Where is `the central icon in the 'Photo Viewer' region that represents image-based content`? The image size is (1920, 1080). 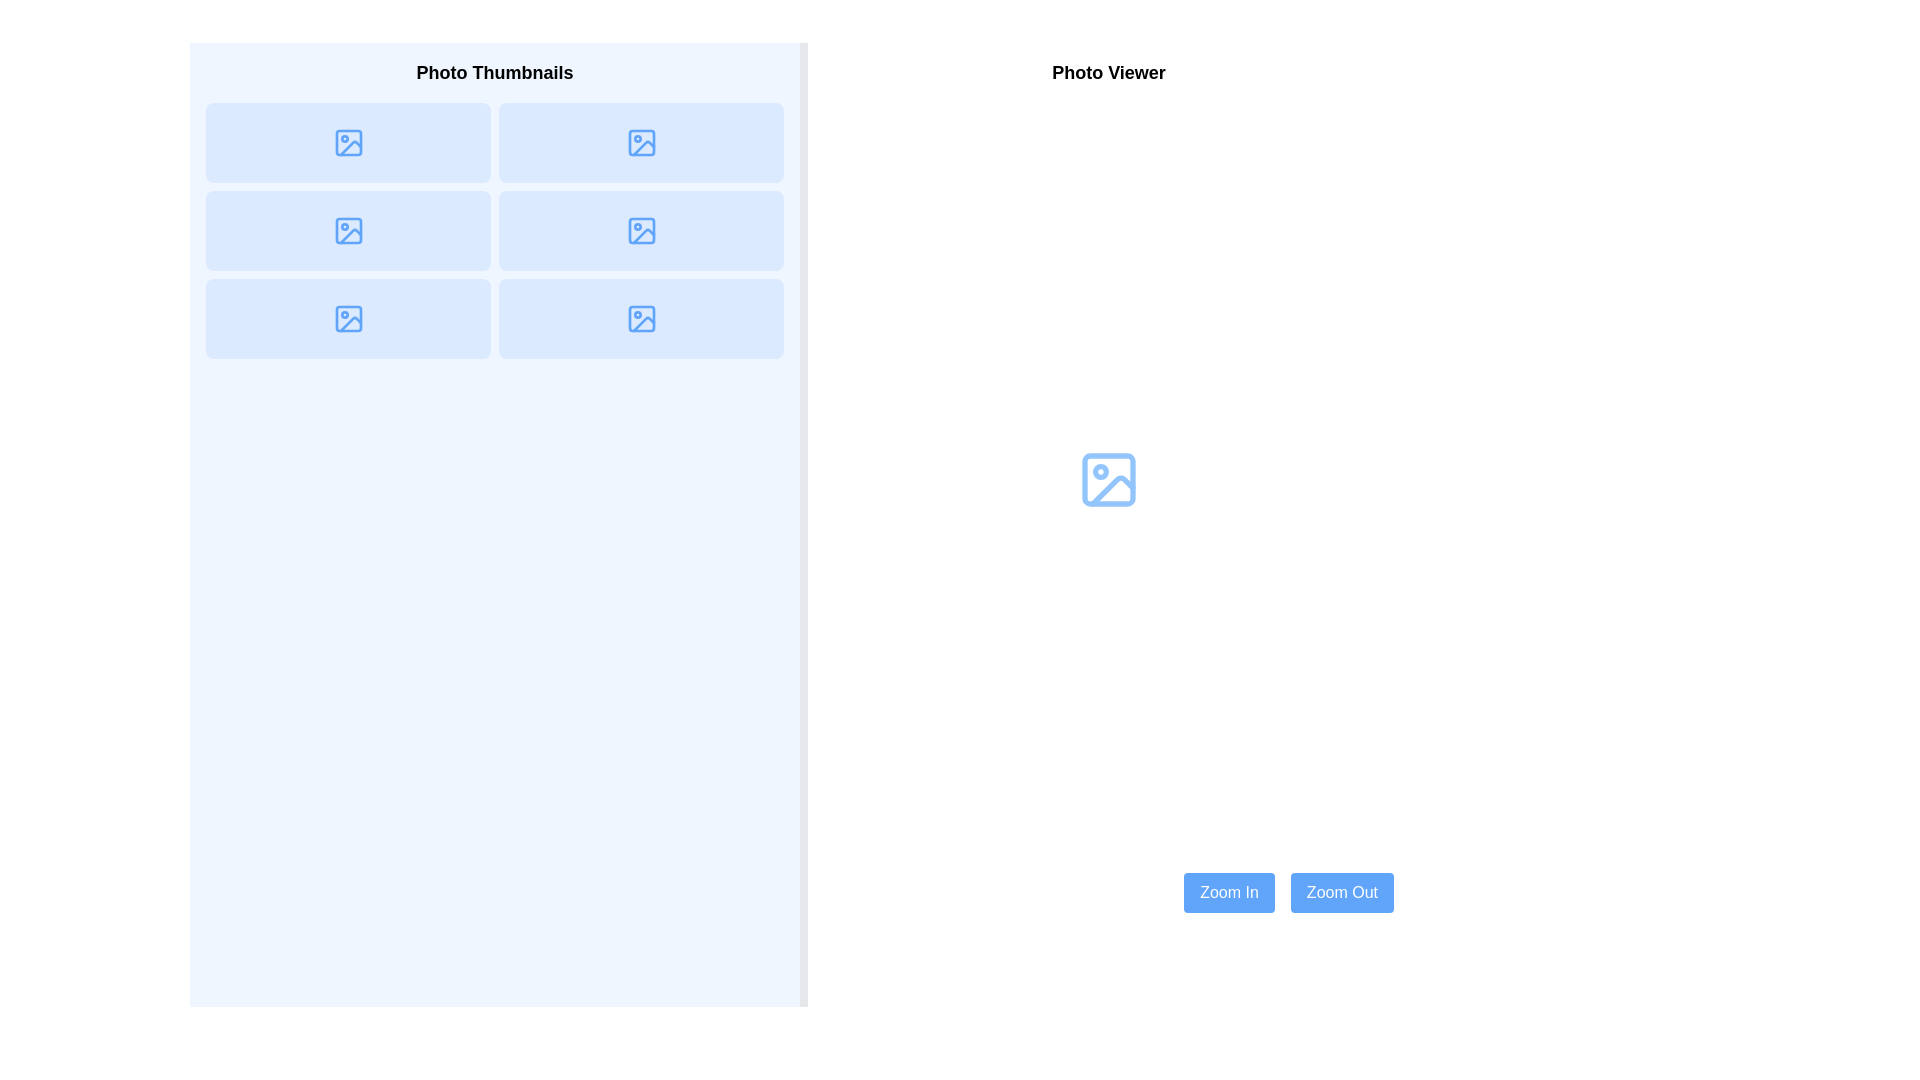
the central icon in the 'Photo Viewer' region that represents image-based content is located at coordinates (1107, 479).